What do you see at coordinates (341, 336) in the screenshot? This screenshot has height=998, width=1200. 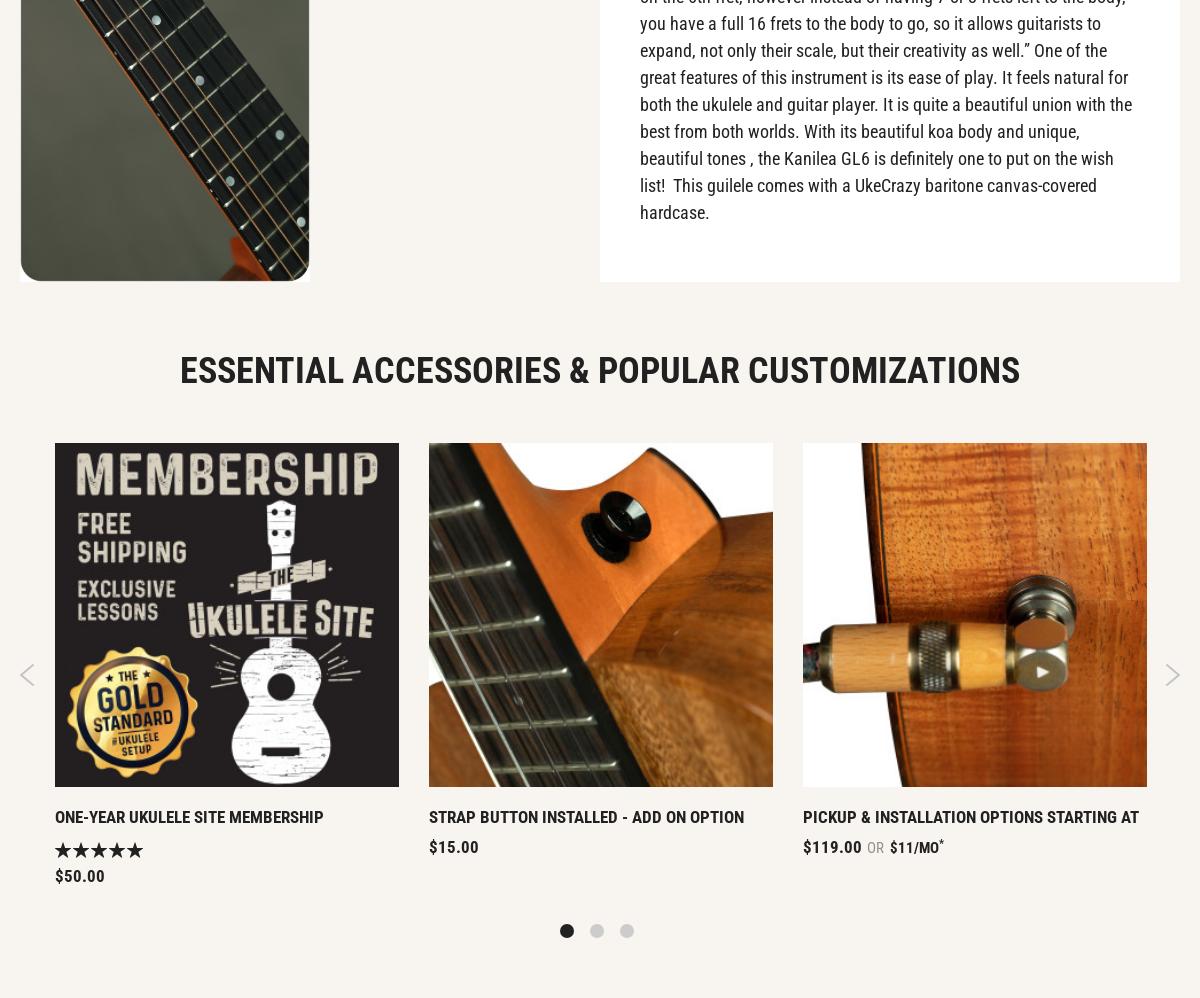 I see `'Guitars'` at bounding box center [341, 336].